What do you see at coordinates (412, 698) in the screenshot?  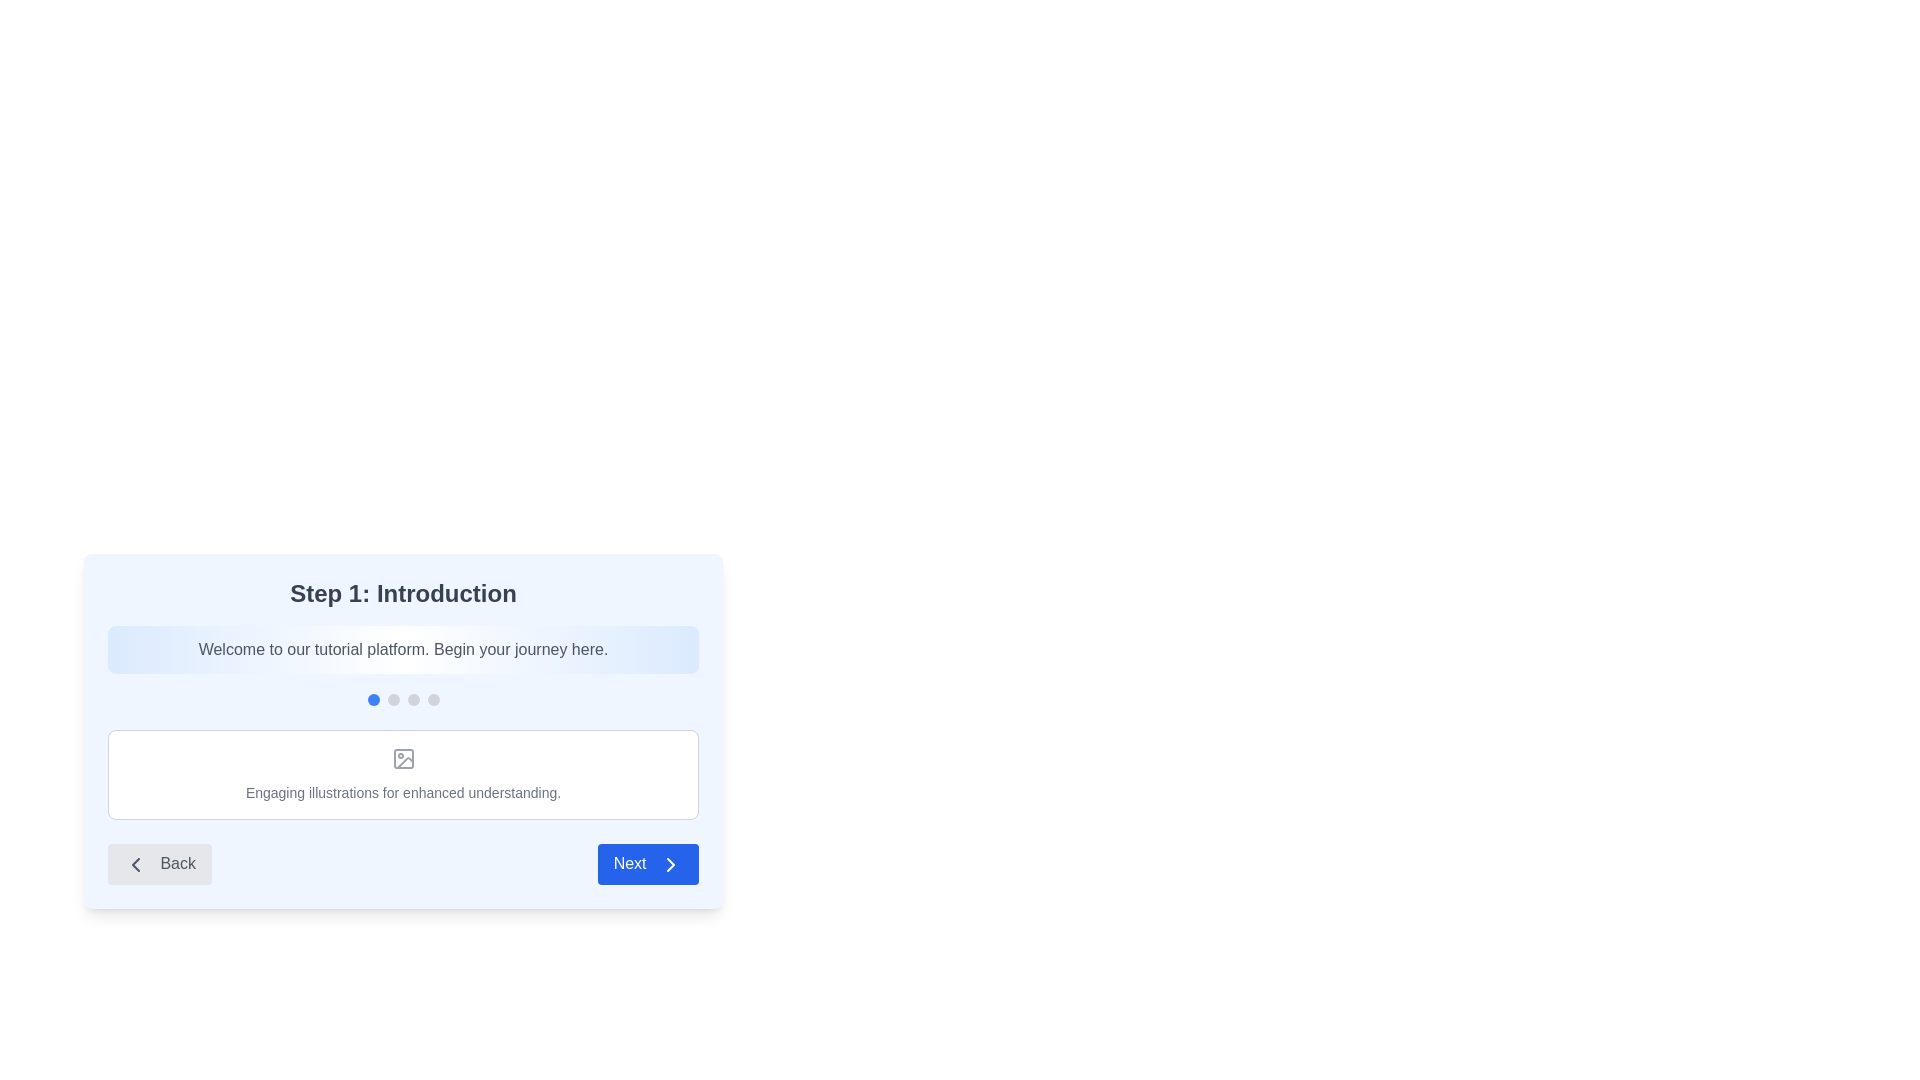 I see `the third dot in the step progress indicator group, located under 'Step 1: Introduction', which represents an unselected step` at bounding box center [412, 698].